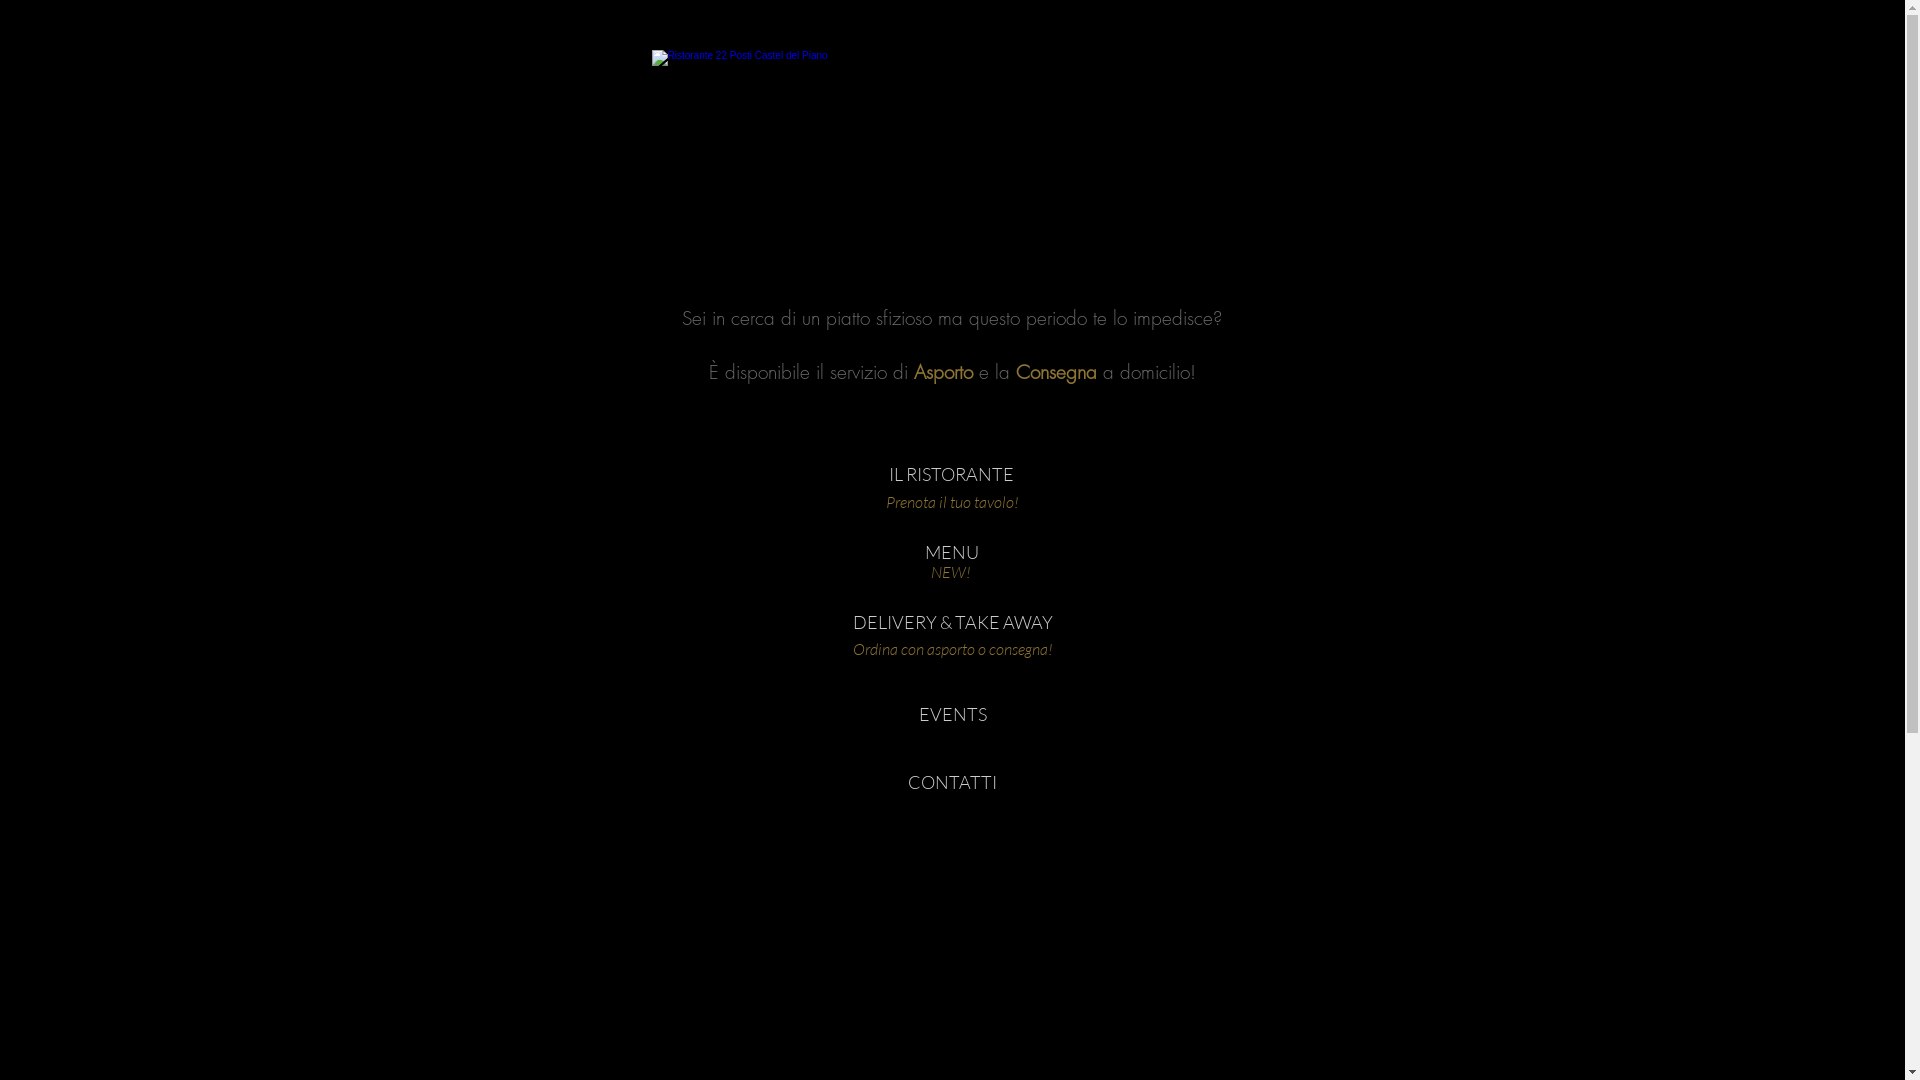 The width and height of the screenshot is (1920, 1080). I want to click on 'IL RISTORANTE', so click(950, 474).